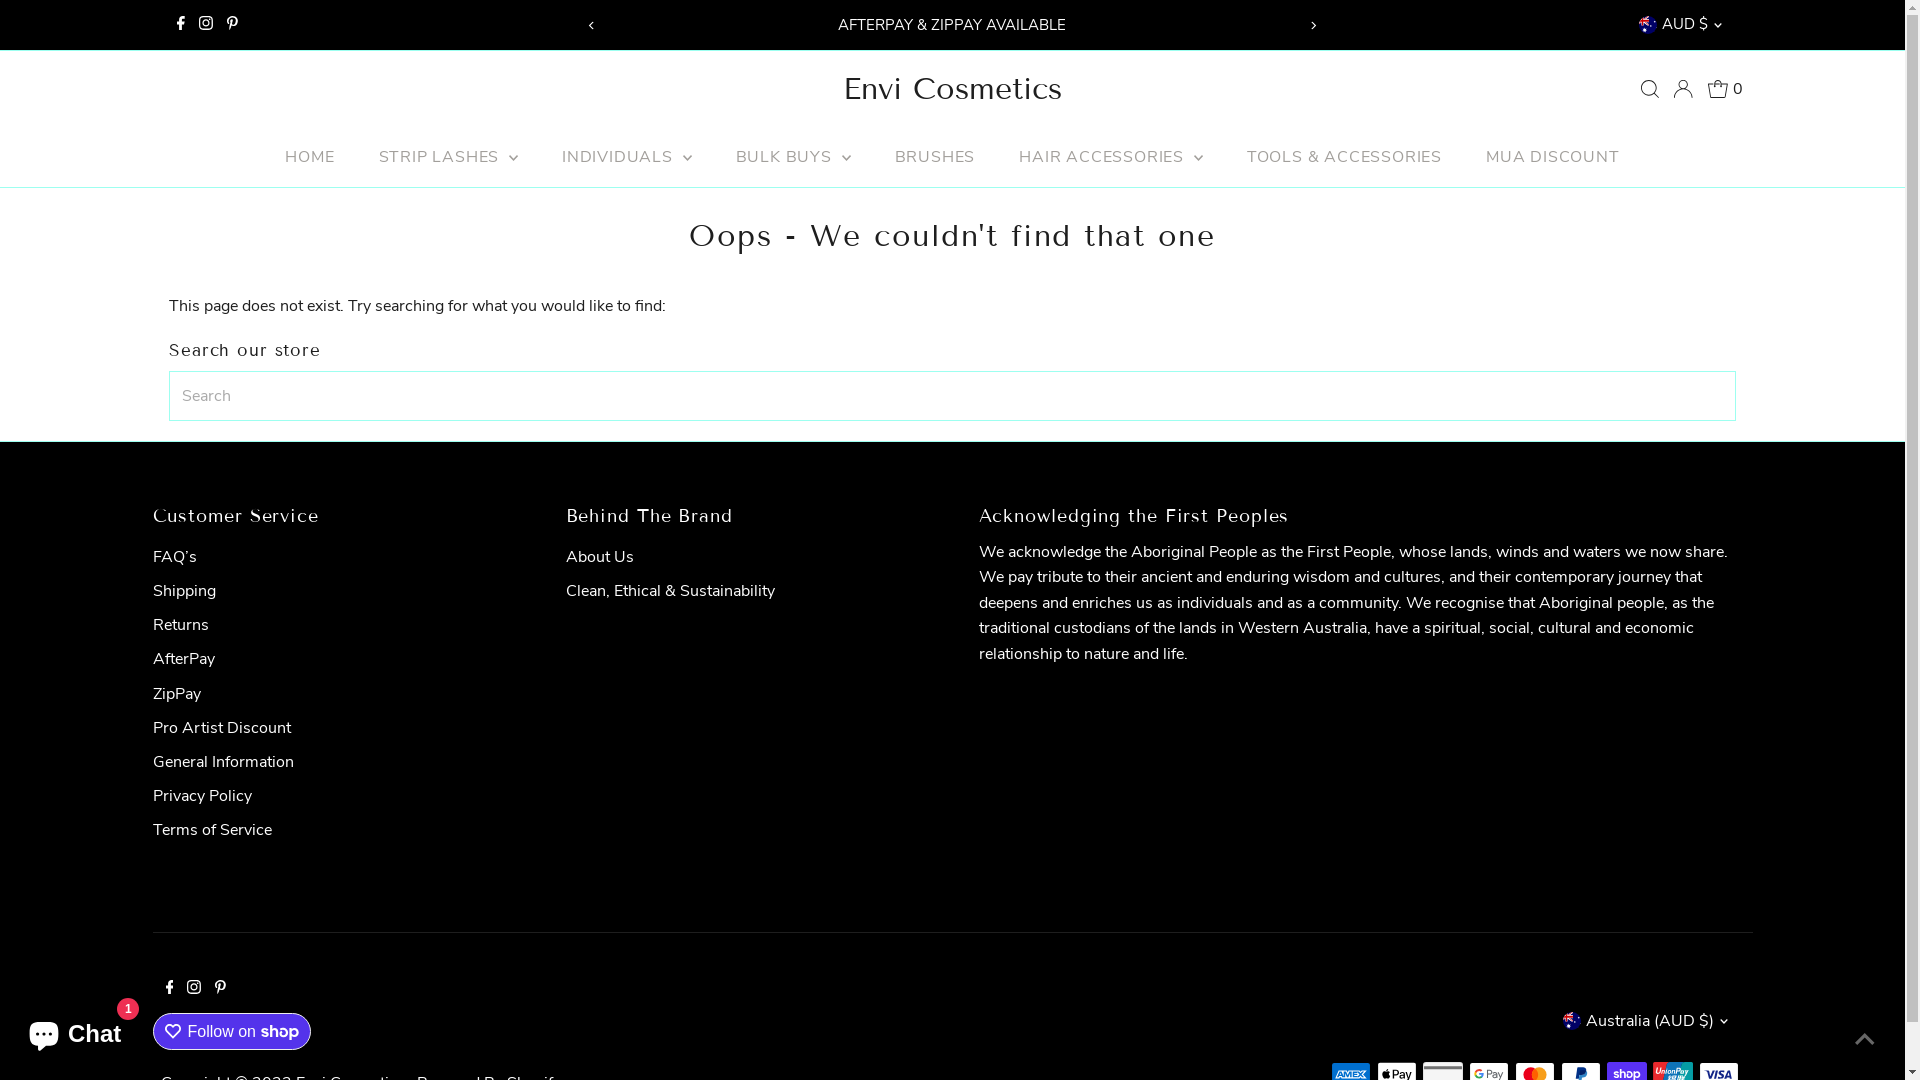 The height and width of the screenshot is (1080, 1920). Describe the element at coordinates (1648, 1021) in the screenshot. I see `'Australia (AUD $)'` at that location.